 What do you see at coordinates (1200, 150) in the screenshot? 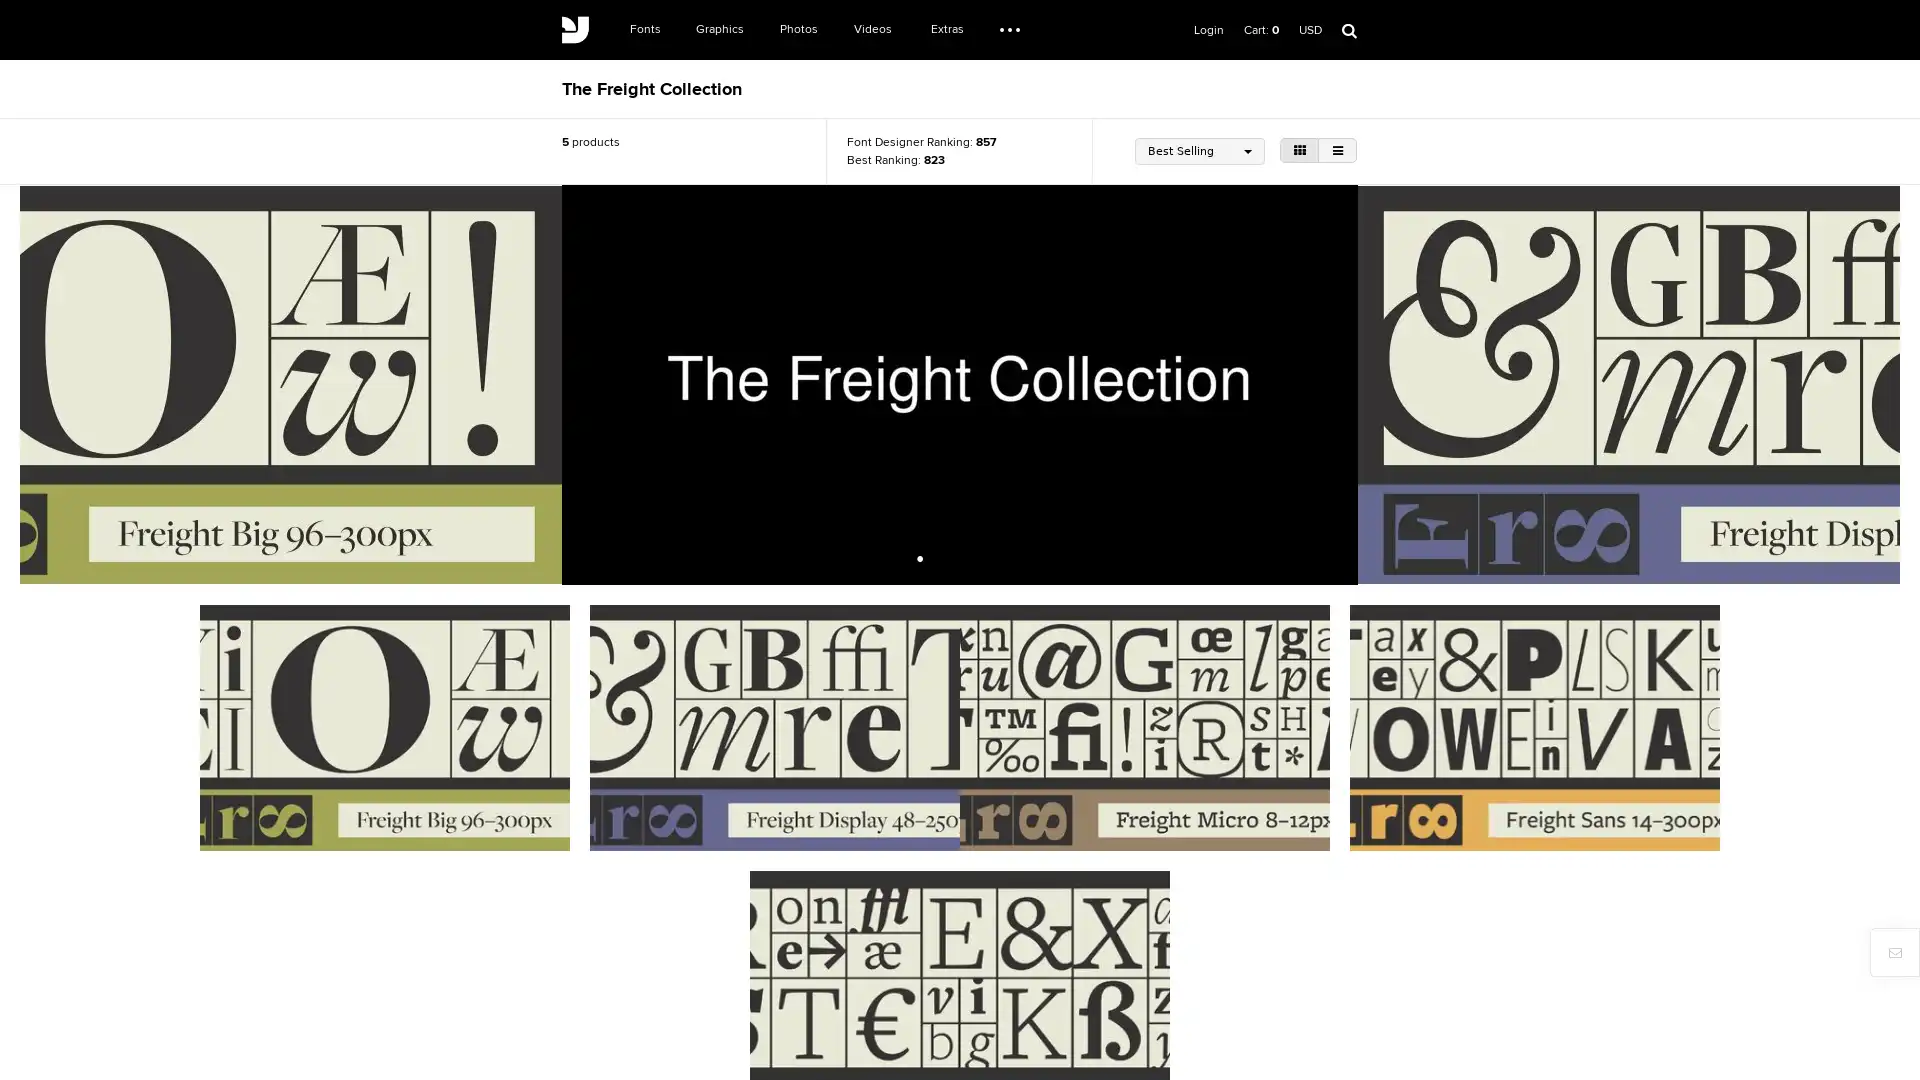
I see `Best Selling` at bounding box center [1200, 150].